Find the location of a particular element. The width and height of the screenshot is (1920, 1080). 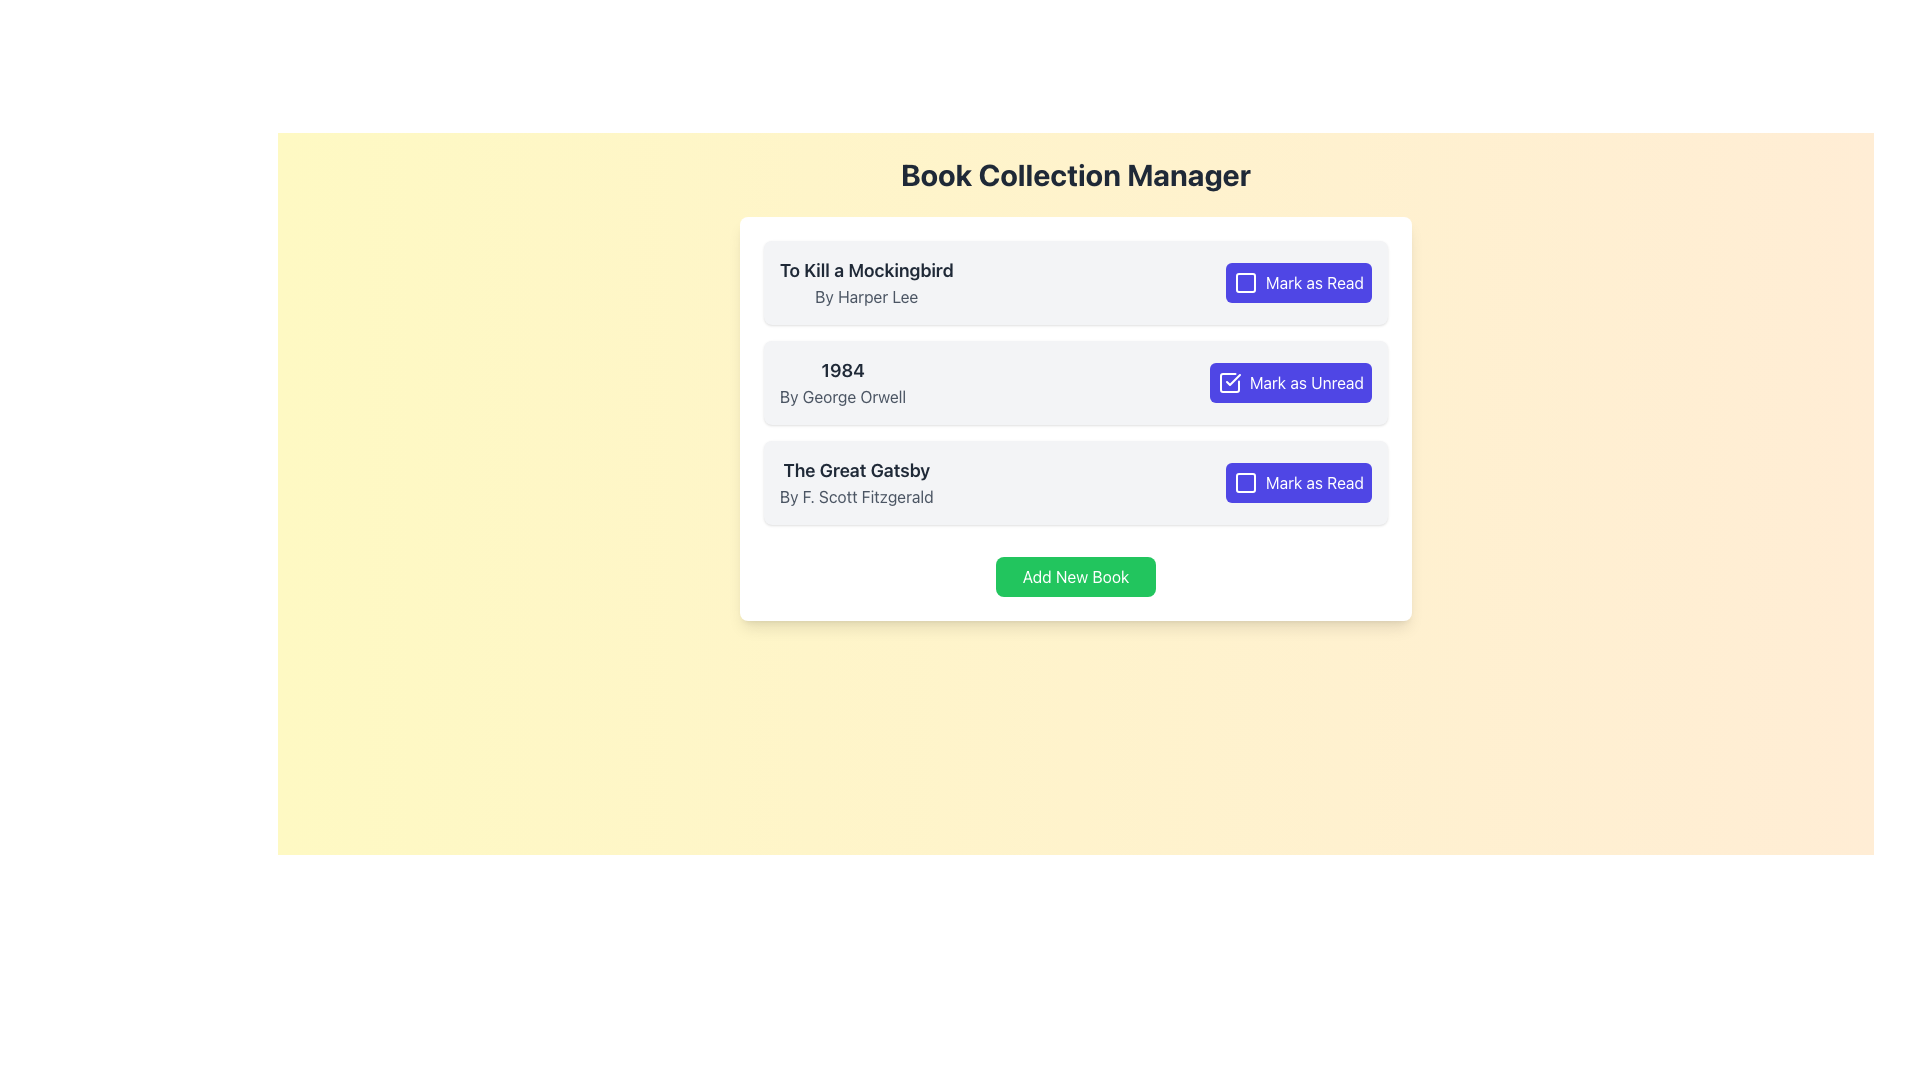

the text label reading 'By Harper Lee', which is displayed in a gray font and positioned below the main title 'To Kill a Mockingbird' in the first card of the displayed list is located at coordinates (866, 297).